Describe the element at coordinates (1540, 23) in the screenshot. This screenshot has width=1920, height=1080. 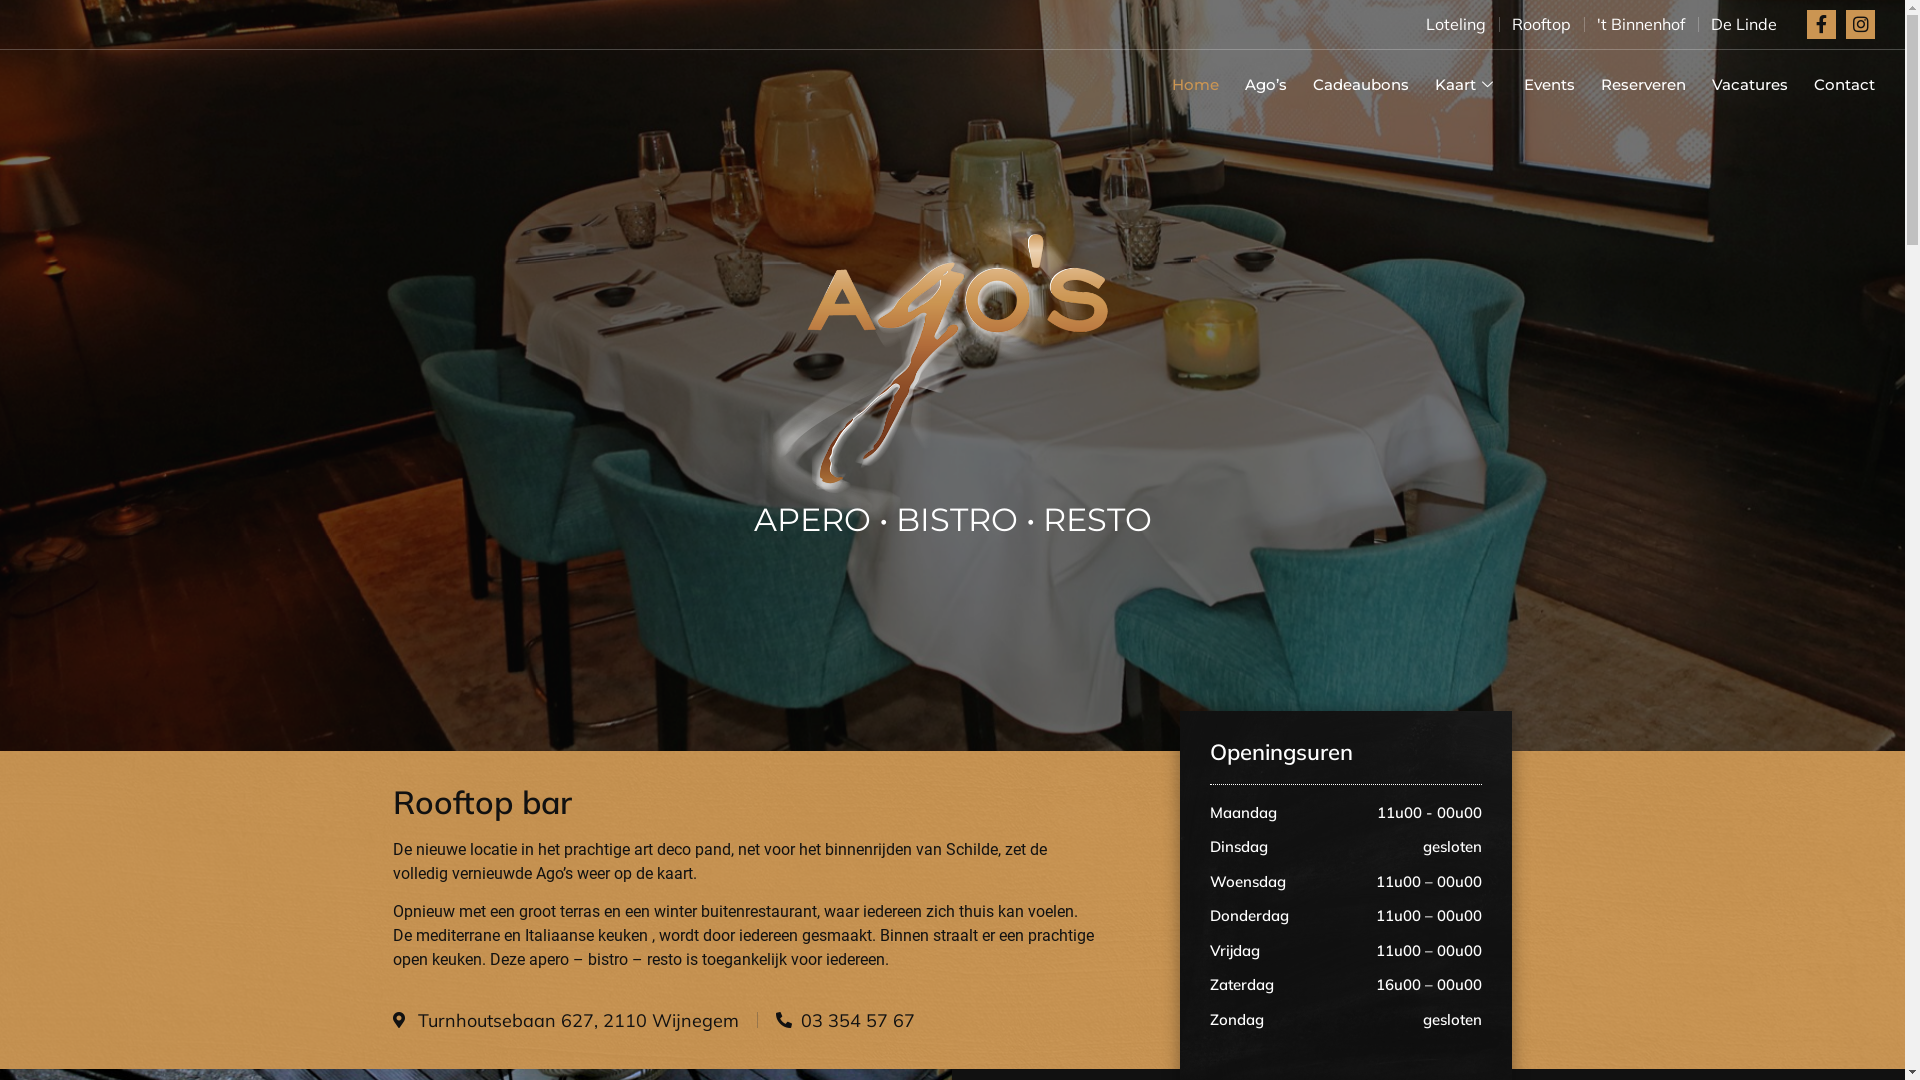
I see `'Rooftop'` at that location.